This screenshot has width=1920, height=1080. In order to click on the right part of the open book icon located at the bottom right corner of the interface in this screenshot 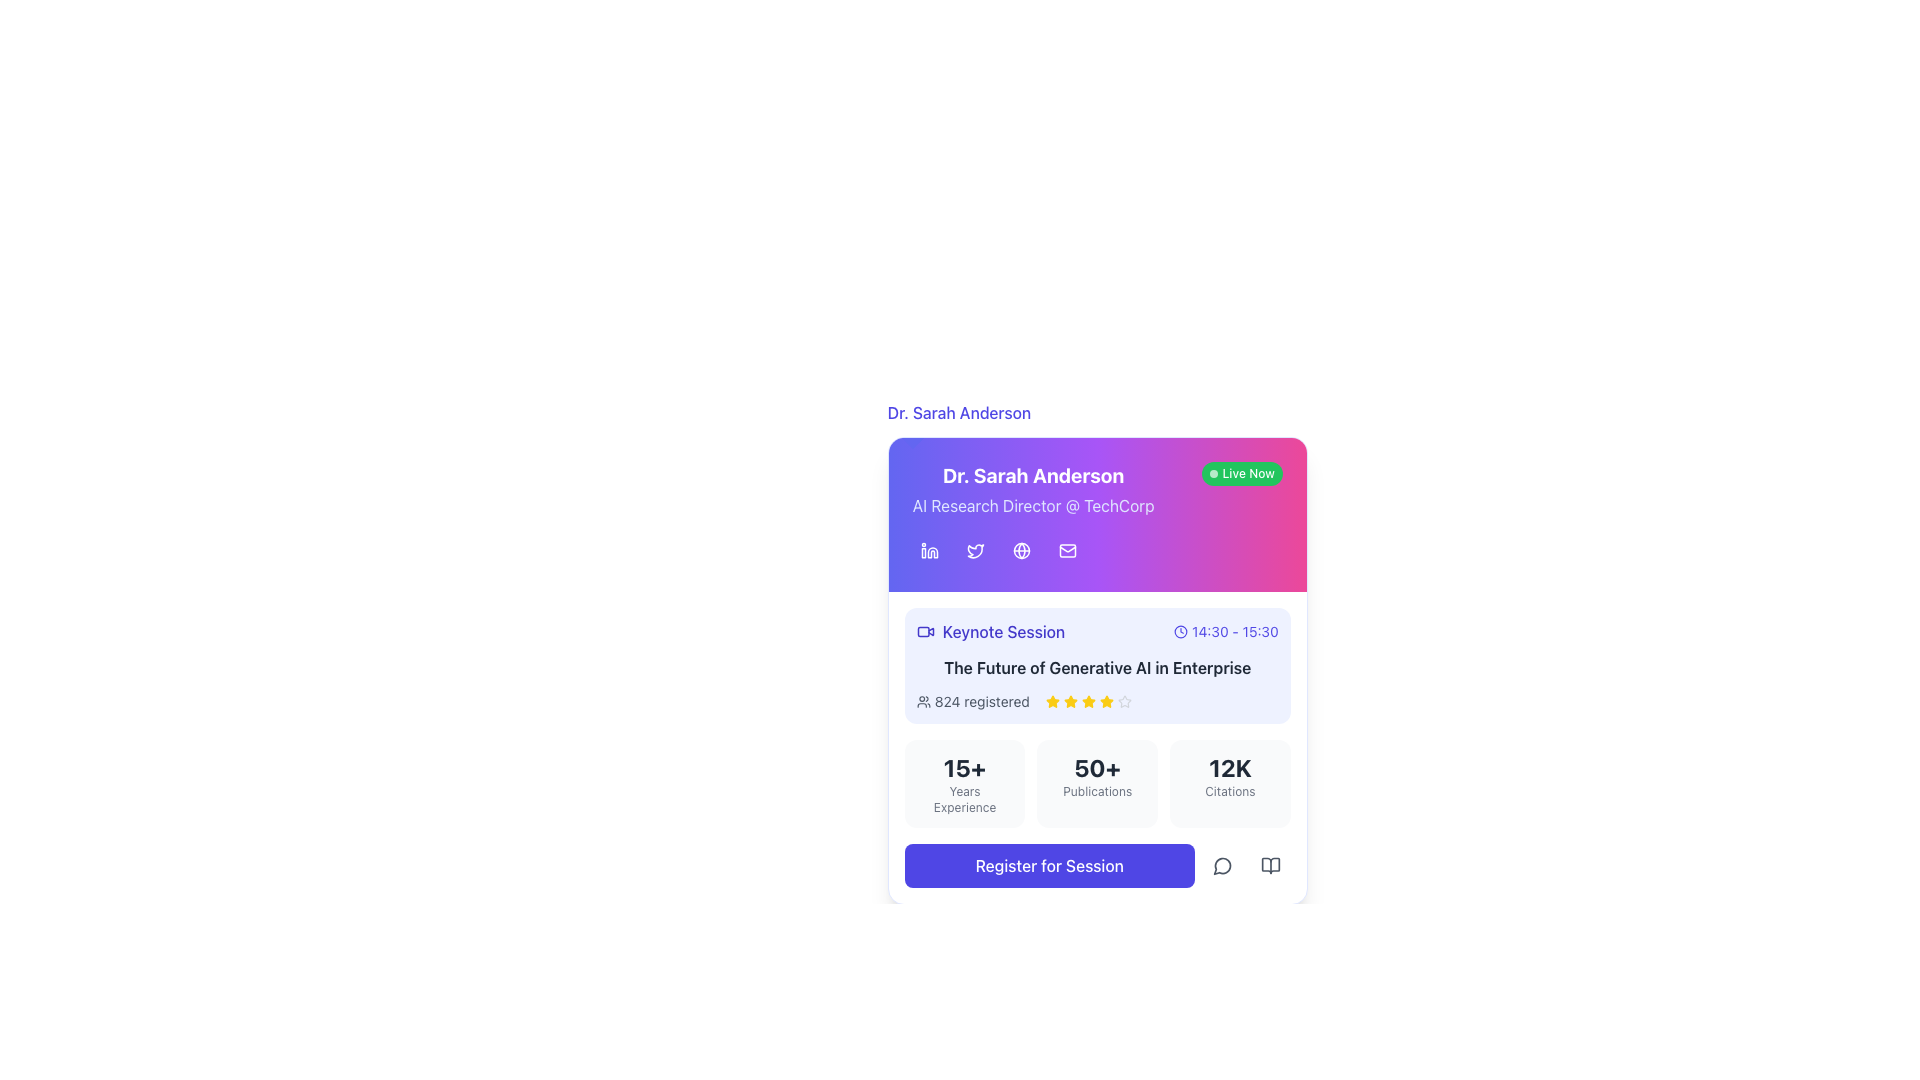, I will do `click(1269, 865)`.